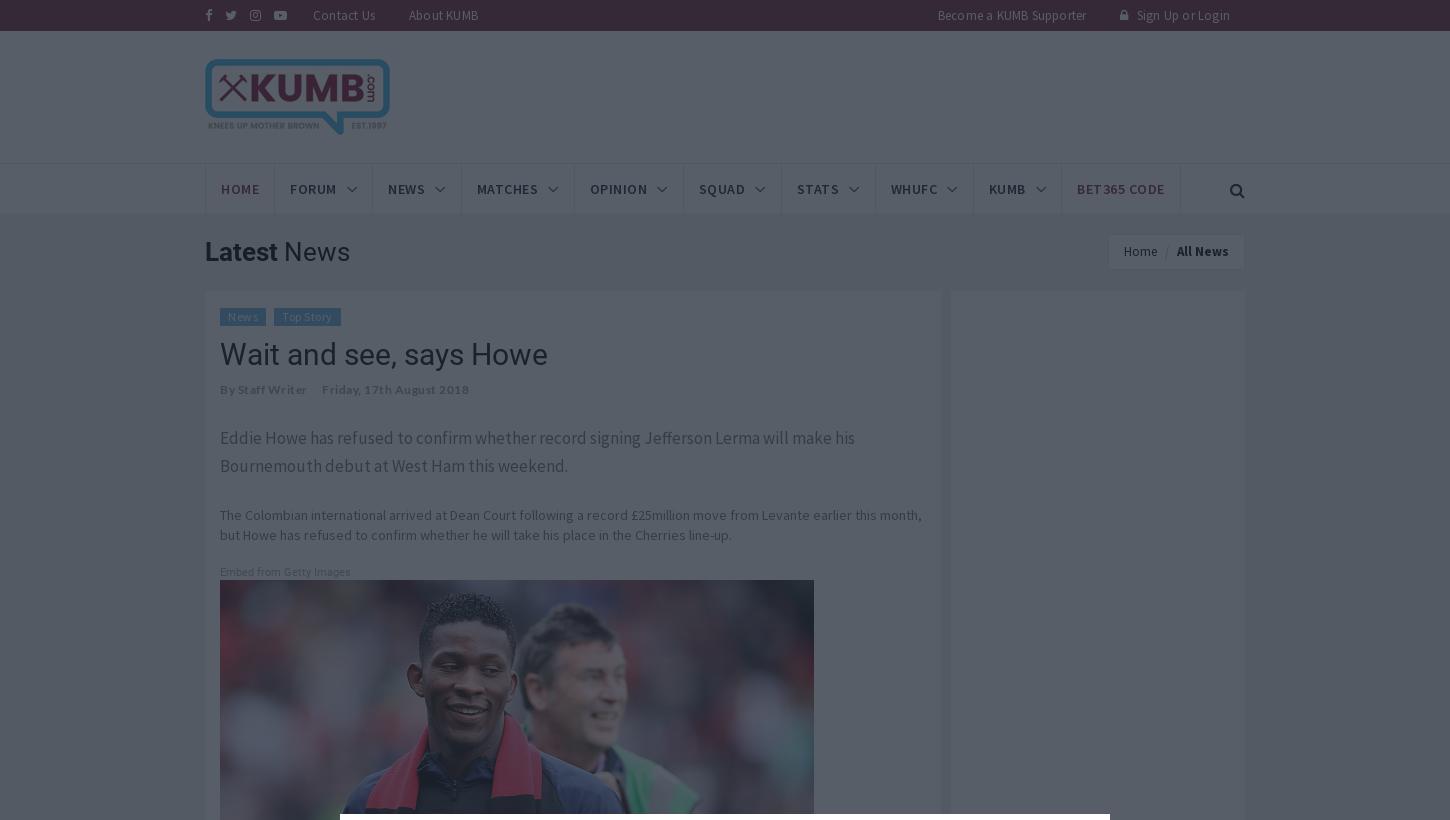 This screenshot has width=1450, height=820. Describe the element at coordinates (313, 188) in the screenshot. I see `'Forum'` at that location.